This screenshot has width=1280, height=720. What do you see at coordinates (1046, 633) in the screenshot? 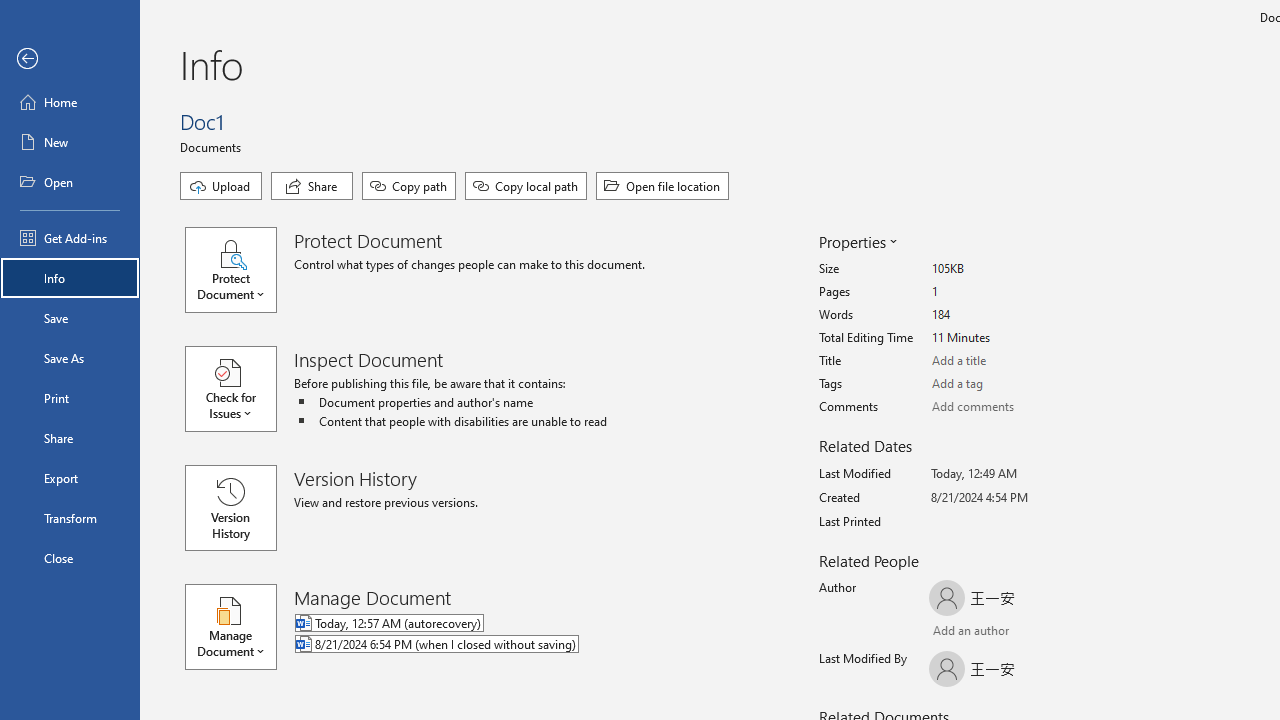
I see `'Browse Address Book'` at bounding box center [1046, 633].